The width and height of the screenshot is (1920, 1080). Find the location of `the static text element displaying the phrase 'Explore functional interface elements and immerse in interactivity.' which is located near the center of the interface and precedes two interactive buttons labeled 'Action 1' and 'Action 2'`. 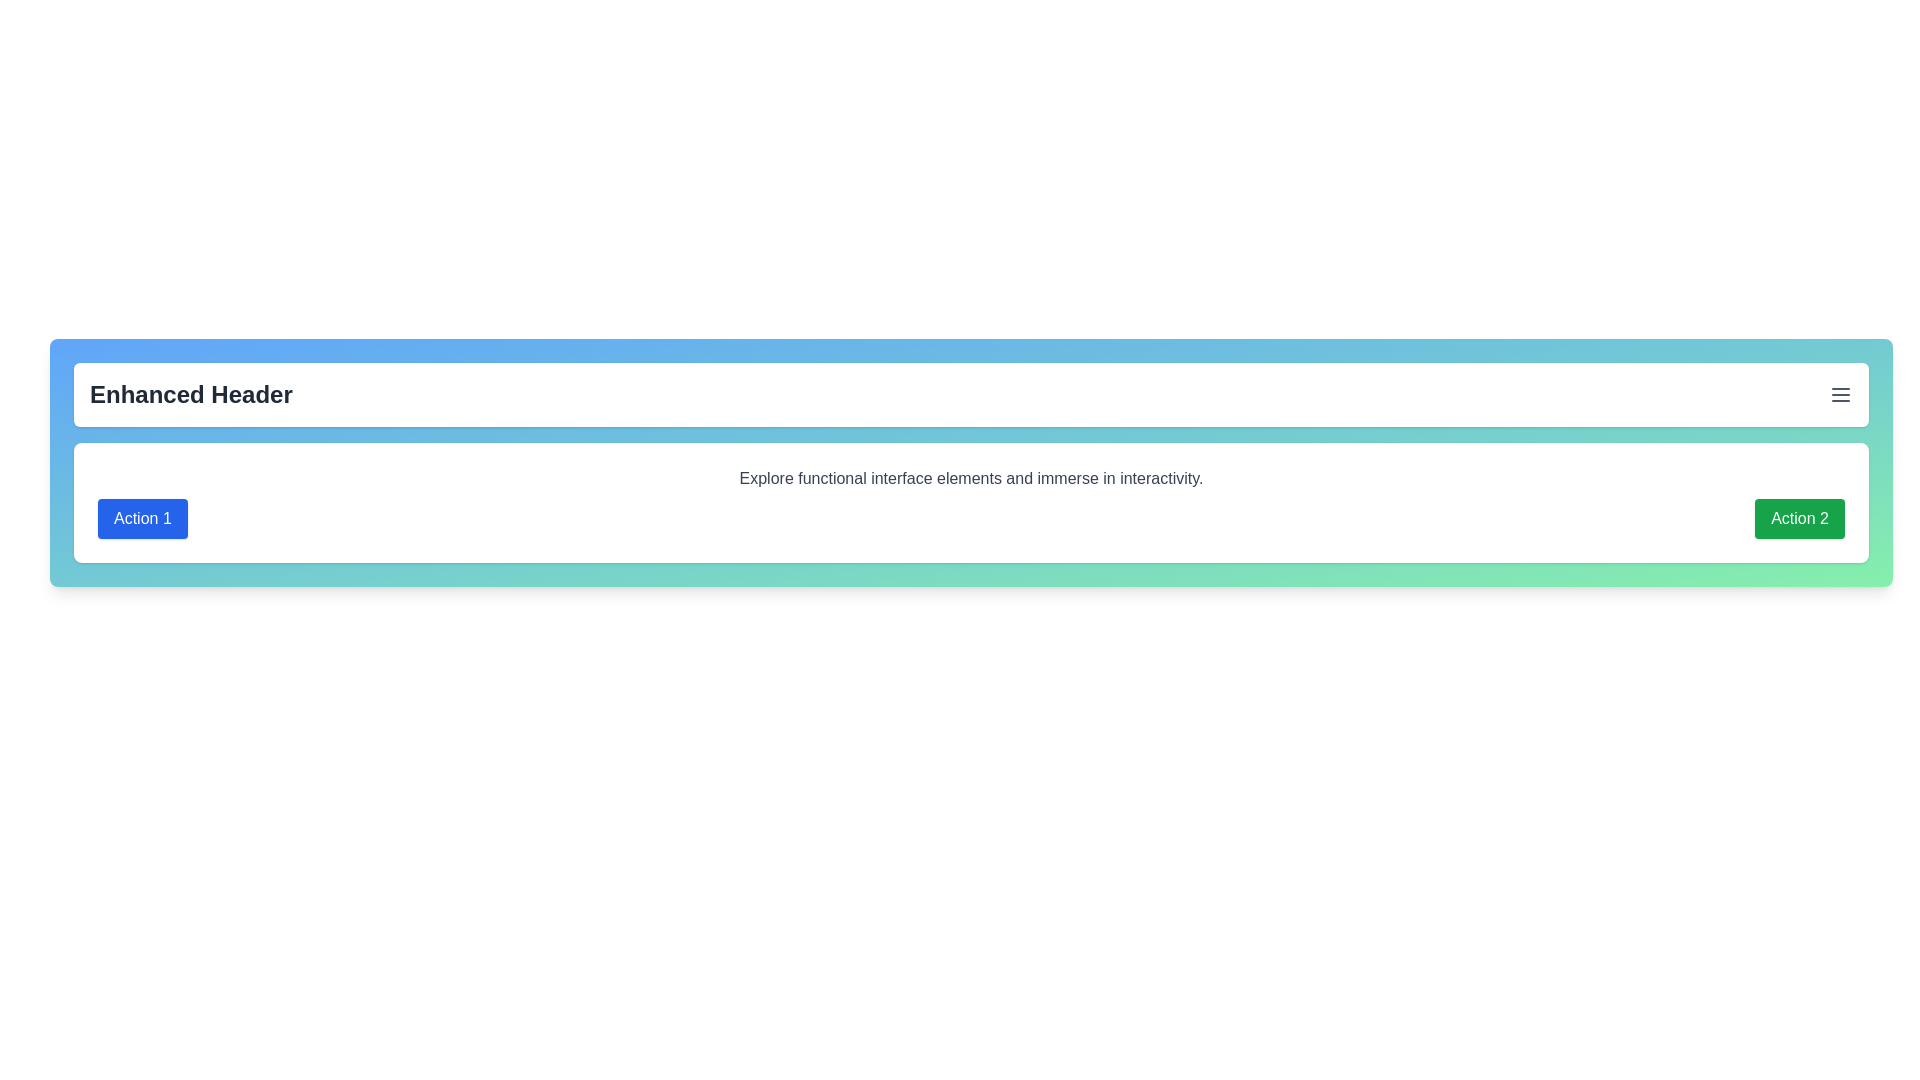

the static text element displaying the phrase 'Explore functional interface elements and immerse in interactivity.' which is located near the center of the interface and precedes two interactive buttons labeled 'Action 1' and 'Action 2' is located at coordinates (971, 478).